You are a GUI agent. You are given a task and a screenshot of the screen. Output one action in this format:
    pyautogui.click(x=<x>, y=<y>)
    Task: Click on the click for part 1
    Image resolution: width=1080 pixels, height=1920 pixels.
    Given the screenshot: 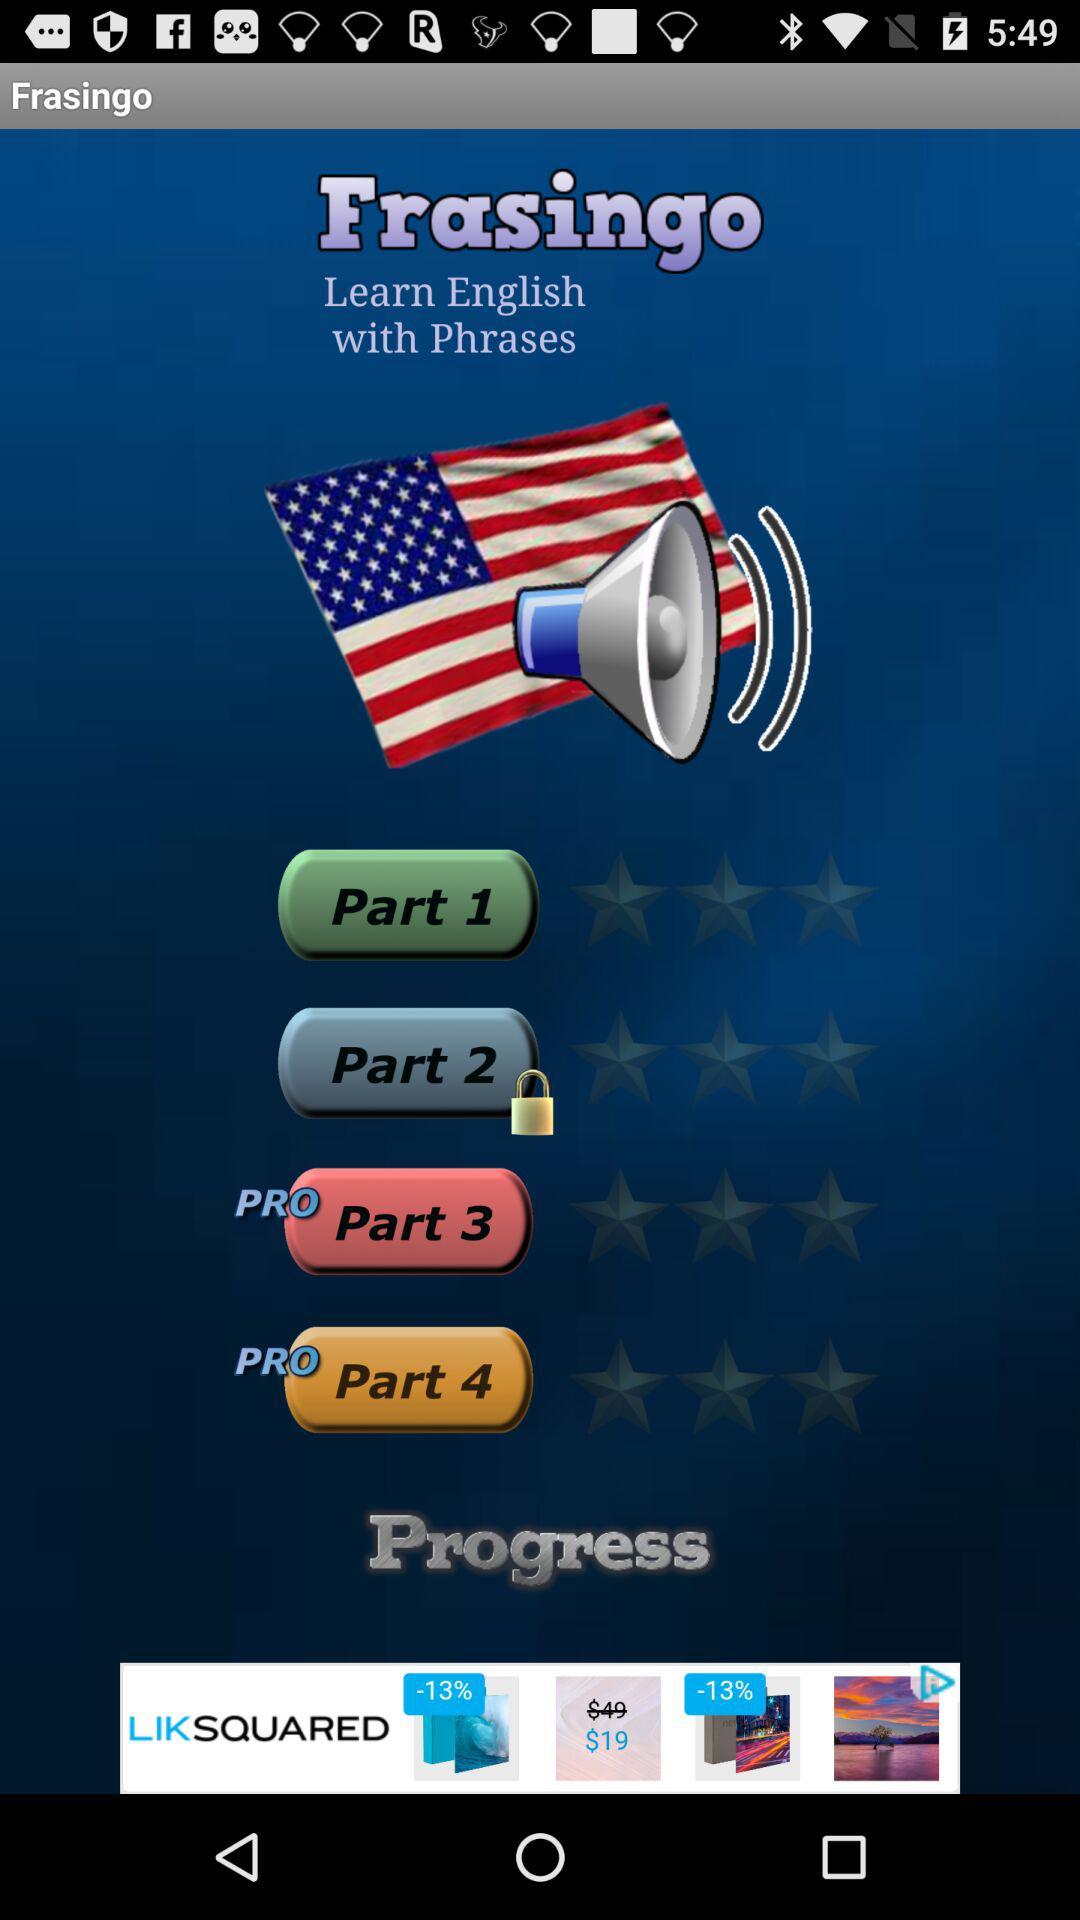 What is the action you would take?
    pyautogui.click(x=407, y=903)
    